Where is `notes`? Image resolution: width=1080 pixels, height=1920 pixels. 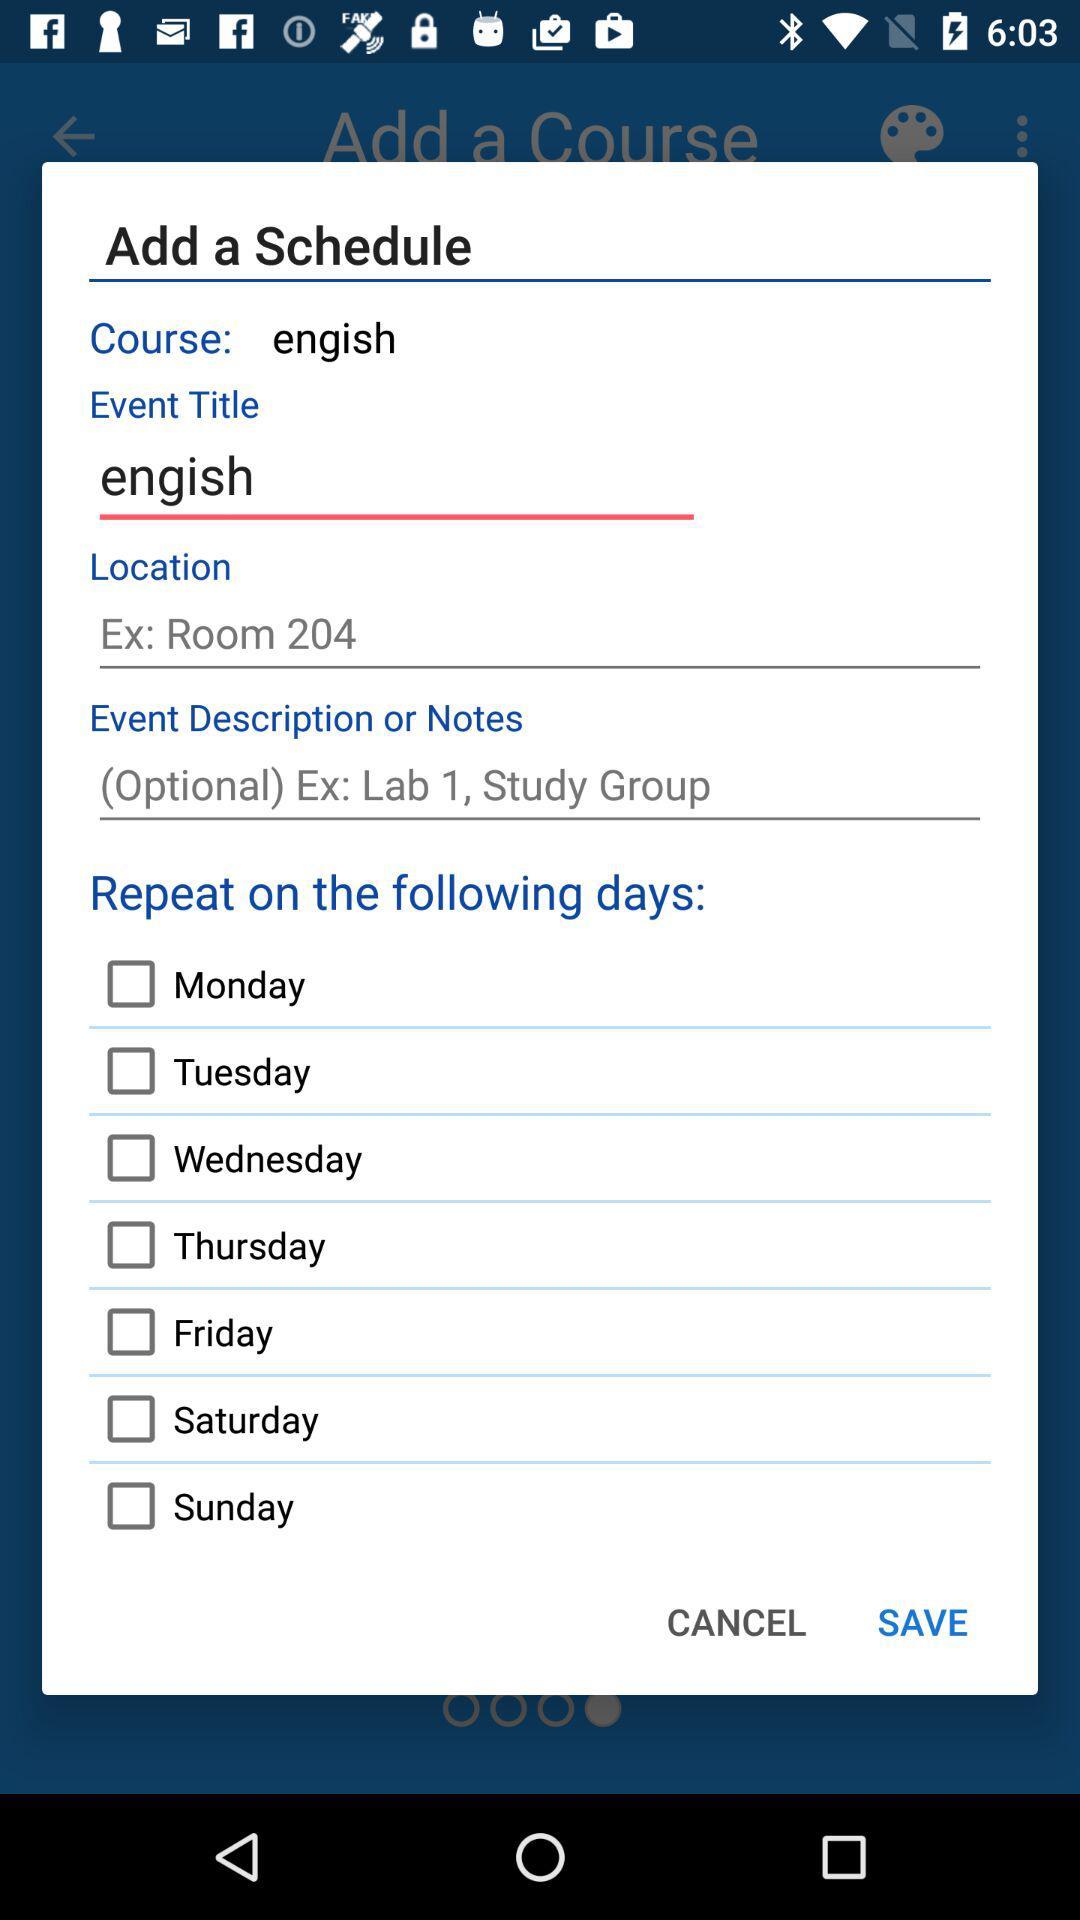 notes is located at coordinates (540, 783).